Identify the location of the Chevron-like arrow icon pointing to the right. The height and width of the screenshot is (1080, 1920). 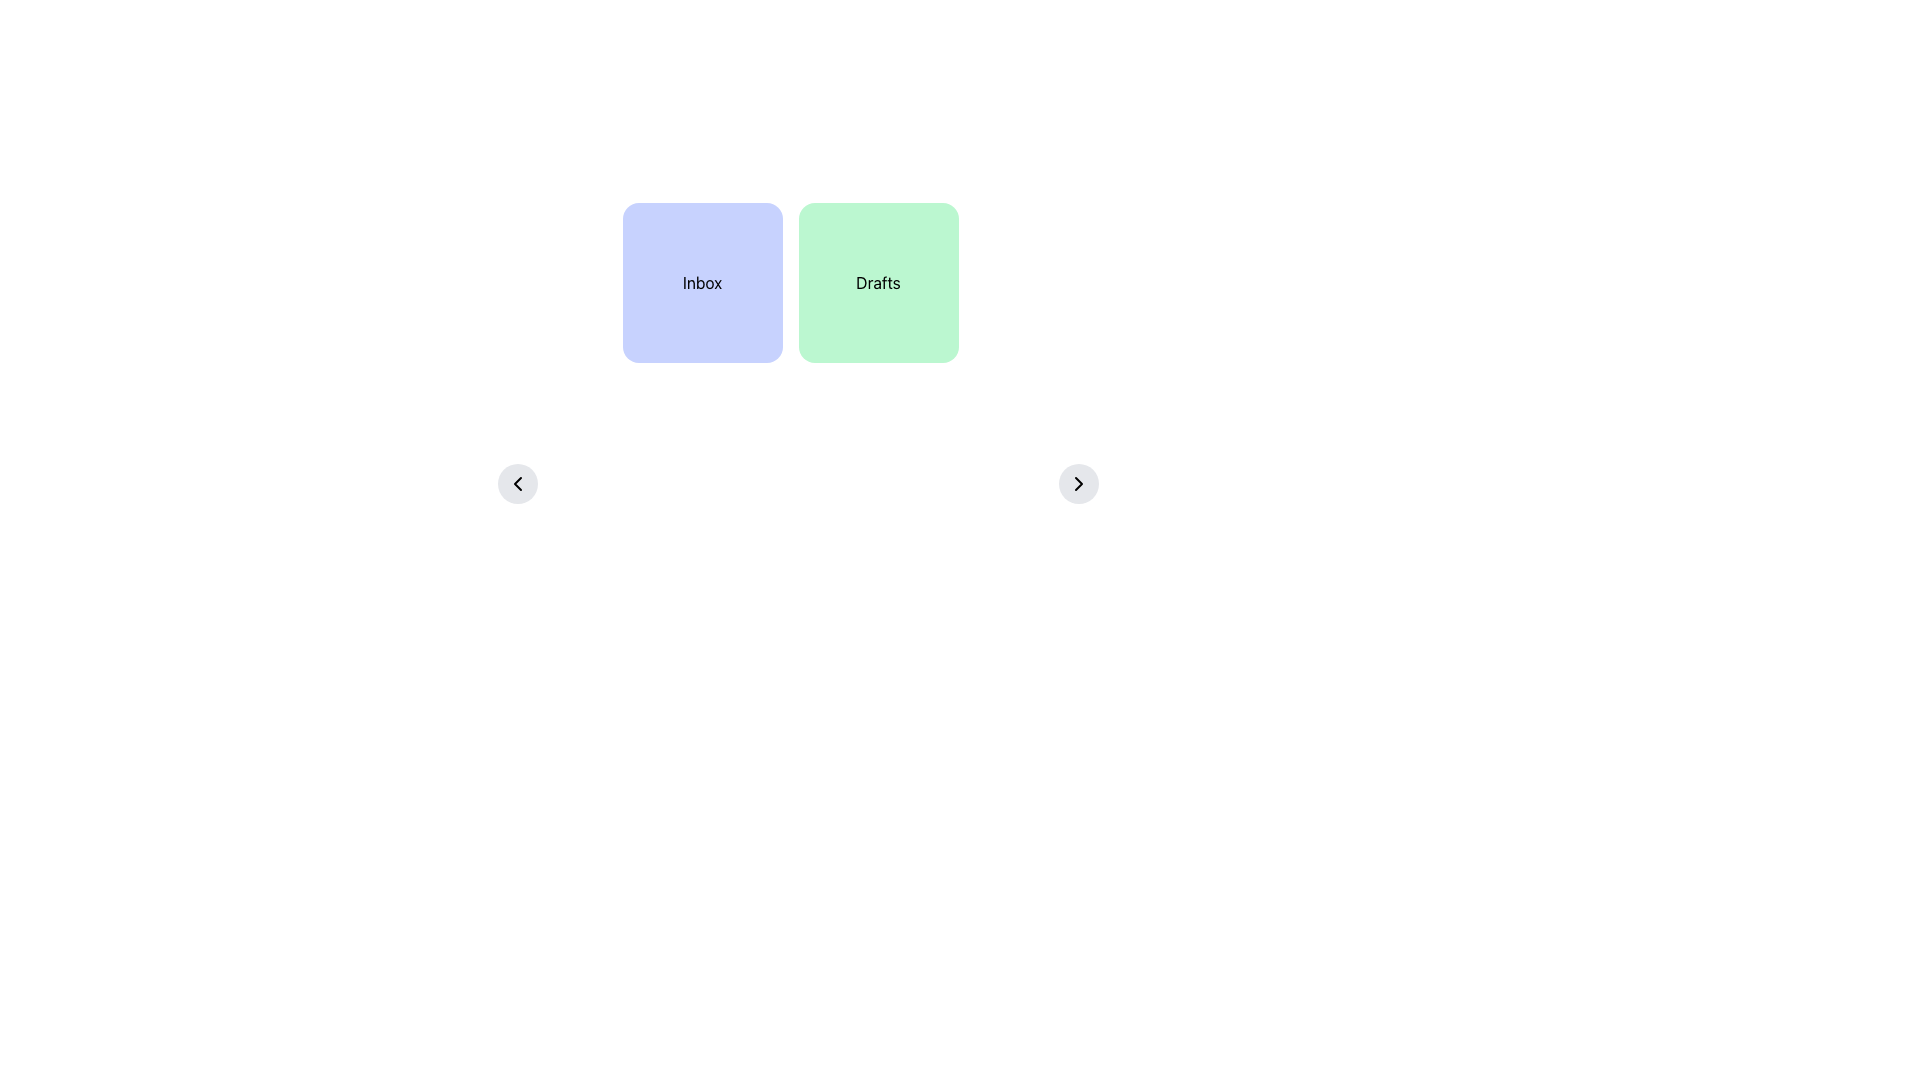
(1078, 483).